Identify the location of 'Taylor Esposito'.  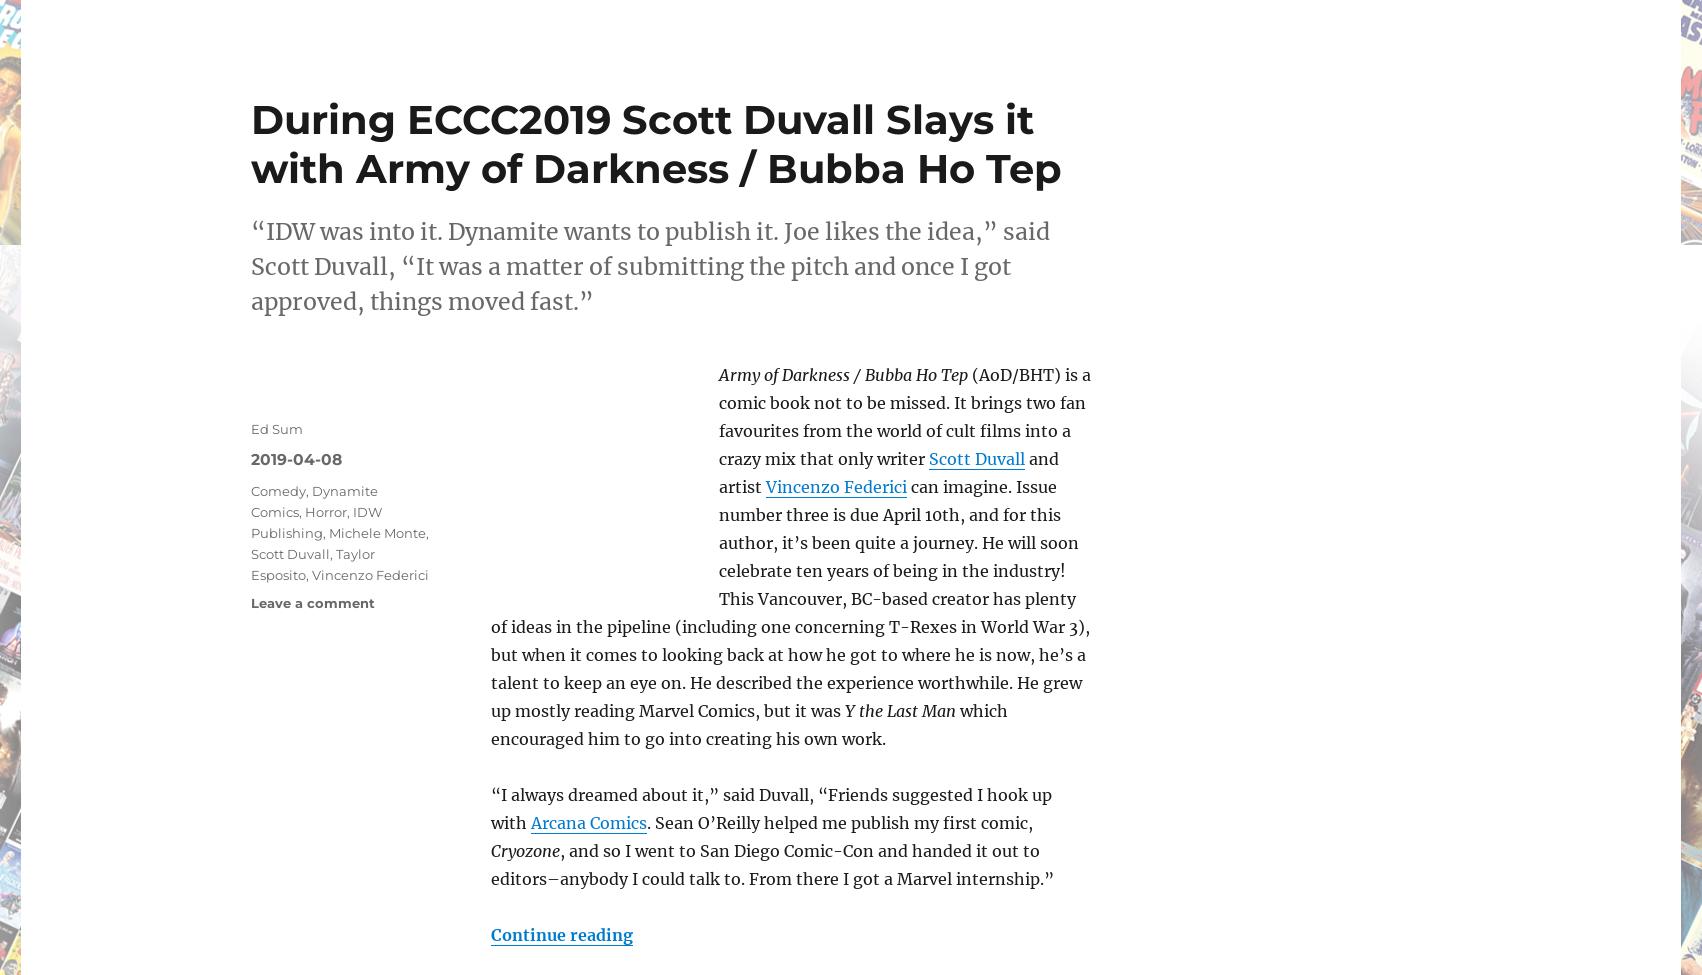
(312, 562).